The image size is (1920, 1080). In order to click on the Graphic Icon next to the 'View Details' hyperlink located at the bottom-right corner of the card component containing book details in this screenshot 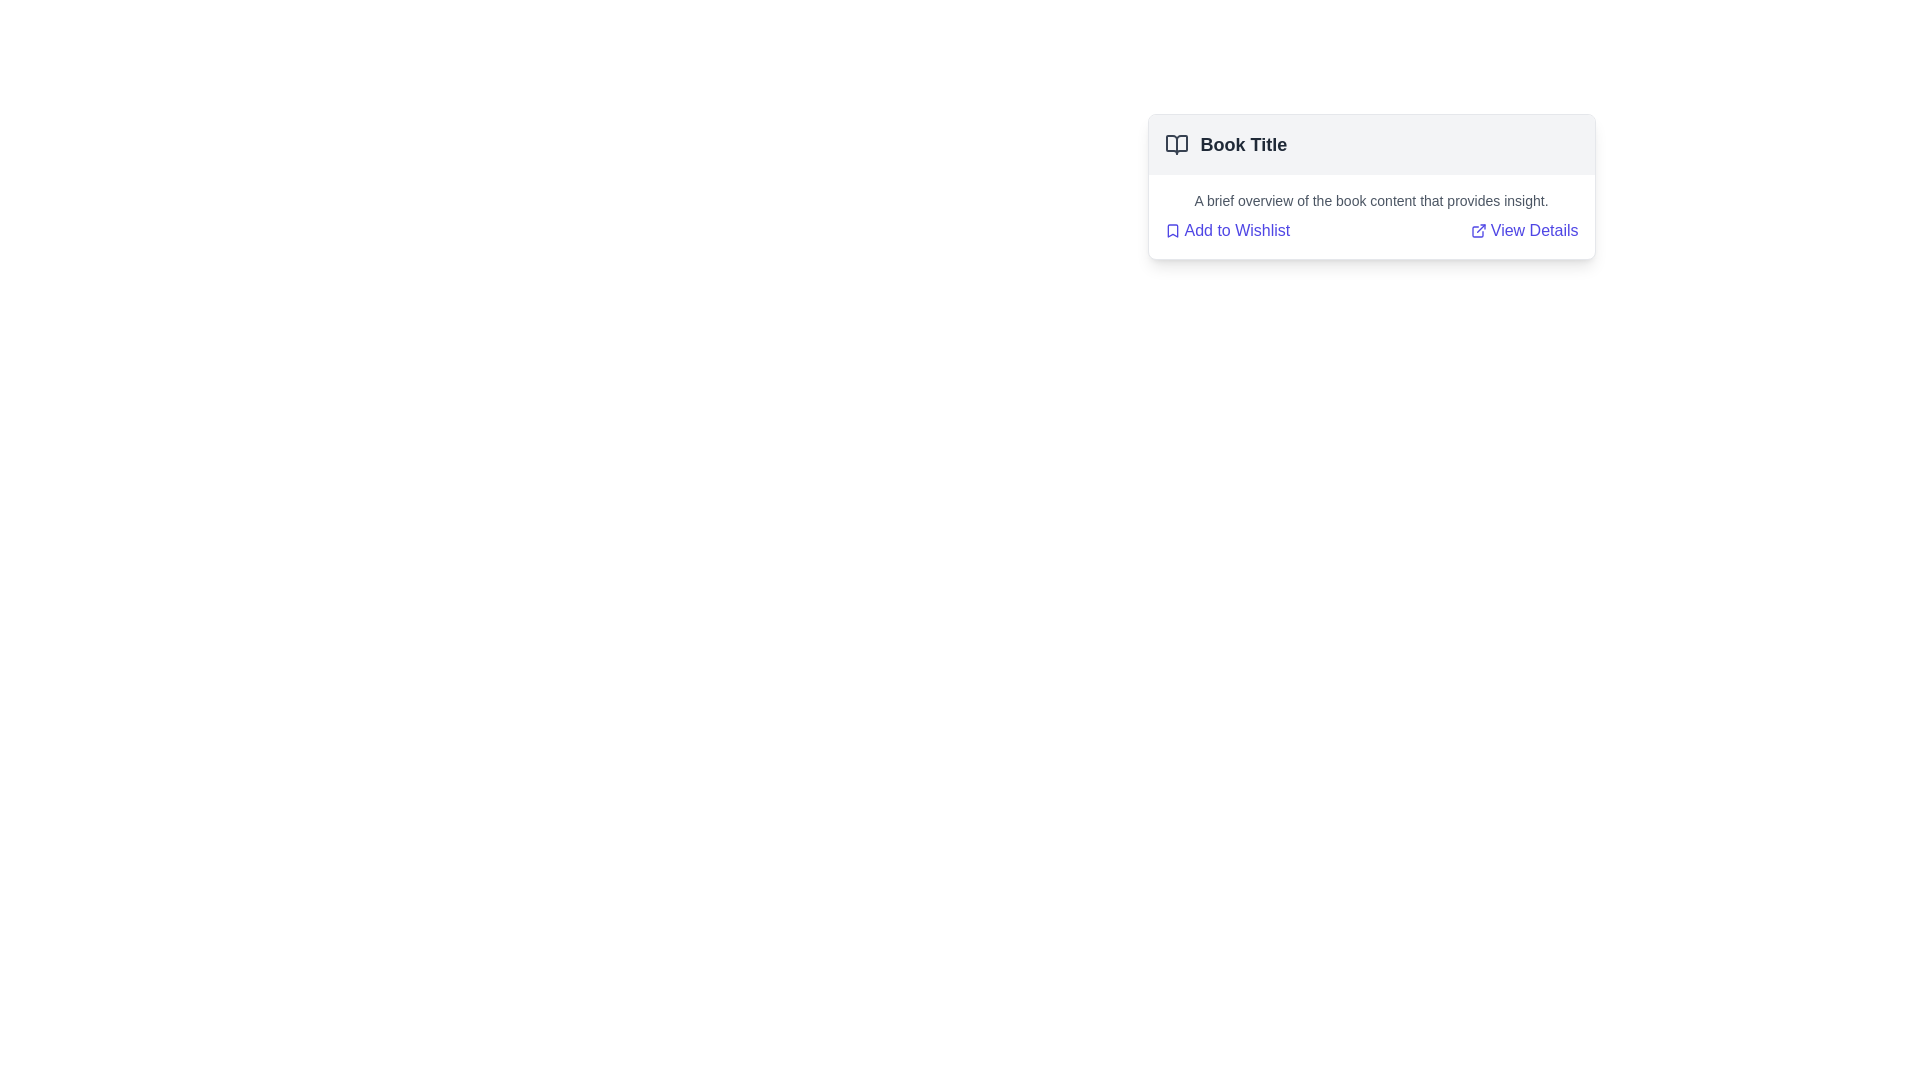, I will do `click(1478, 230)`.